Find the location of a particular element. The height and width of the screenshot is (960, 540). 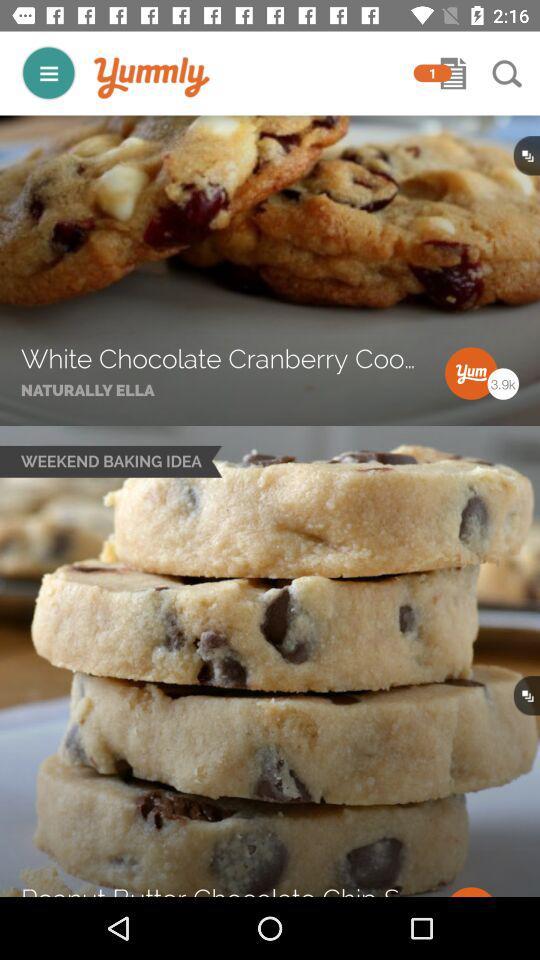

autoplay option is located at coordinates (48, 73).